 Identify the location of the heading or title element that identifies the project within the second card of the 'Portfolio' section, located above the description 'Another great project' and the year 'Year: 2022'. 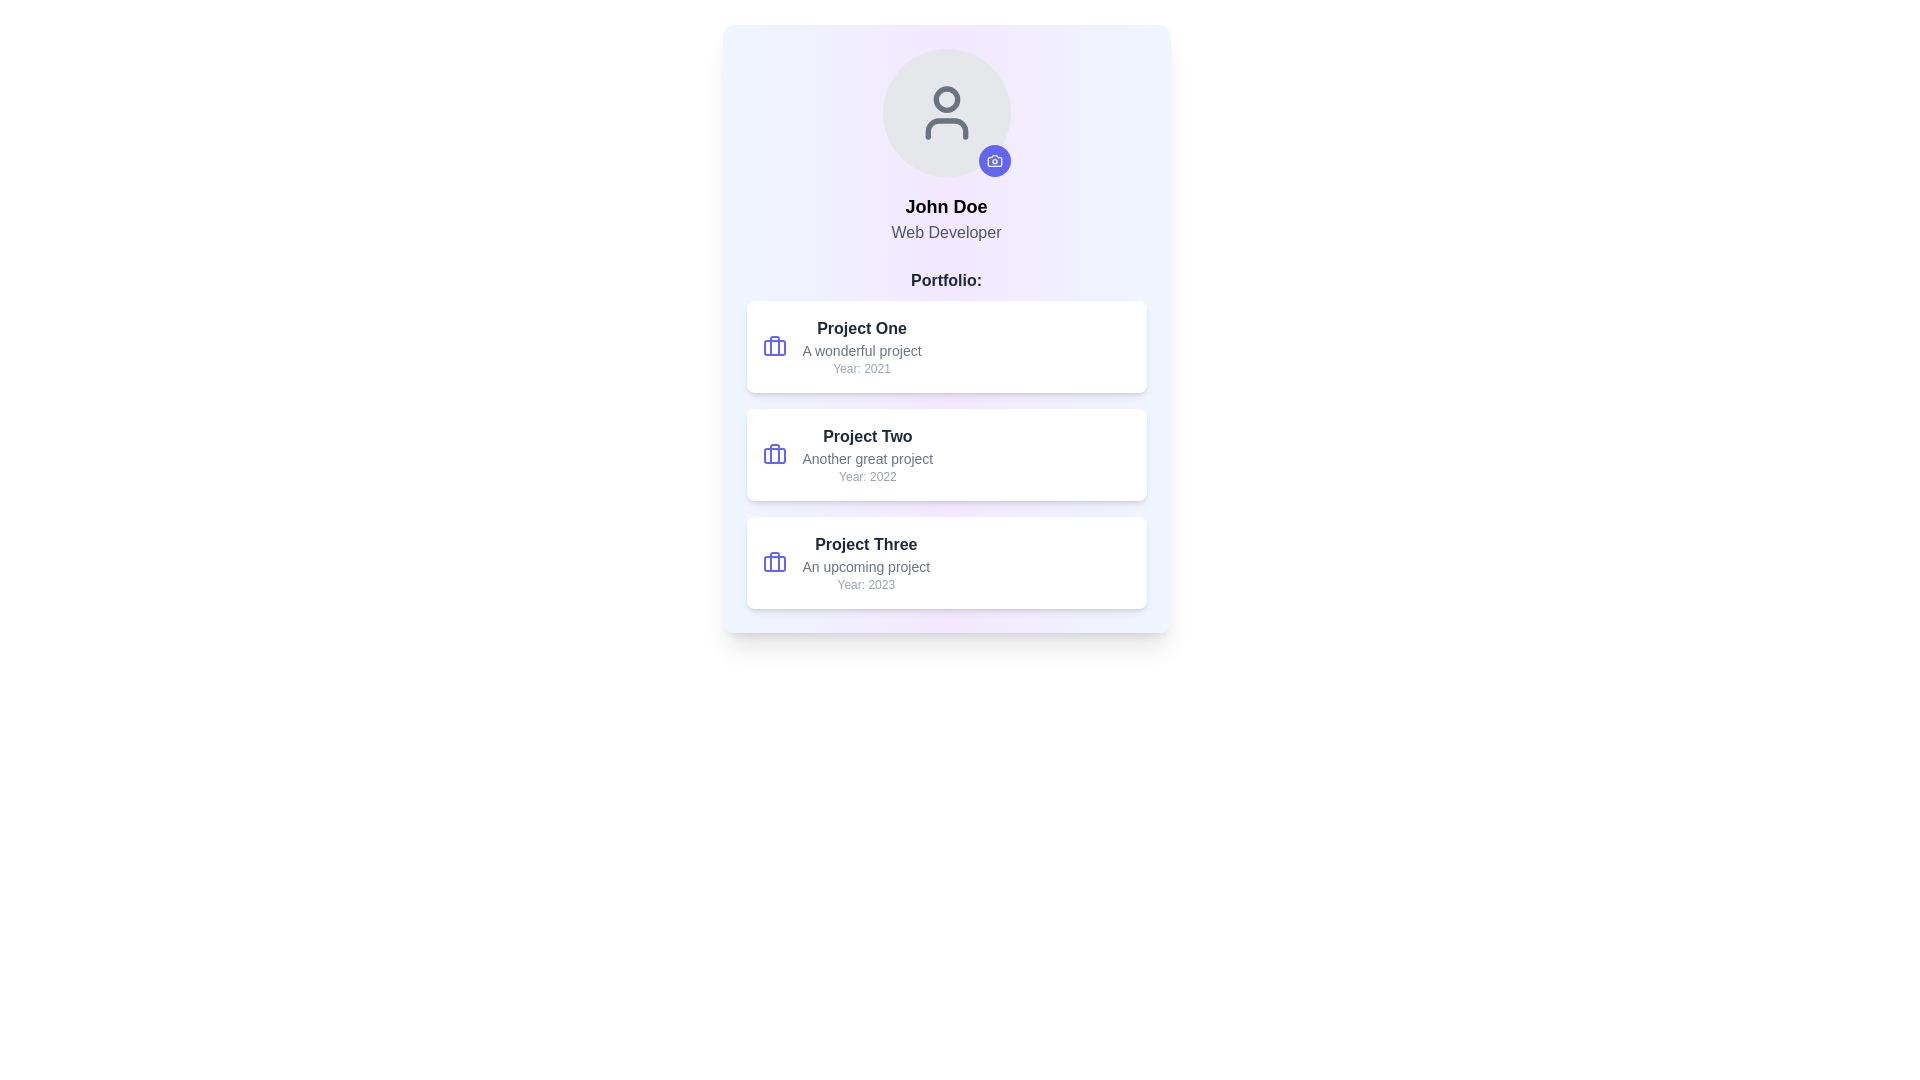
(867, 435).